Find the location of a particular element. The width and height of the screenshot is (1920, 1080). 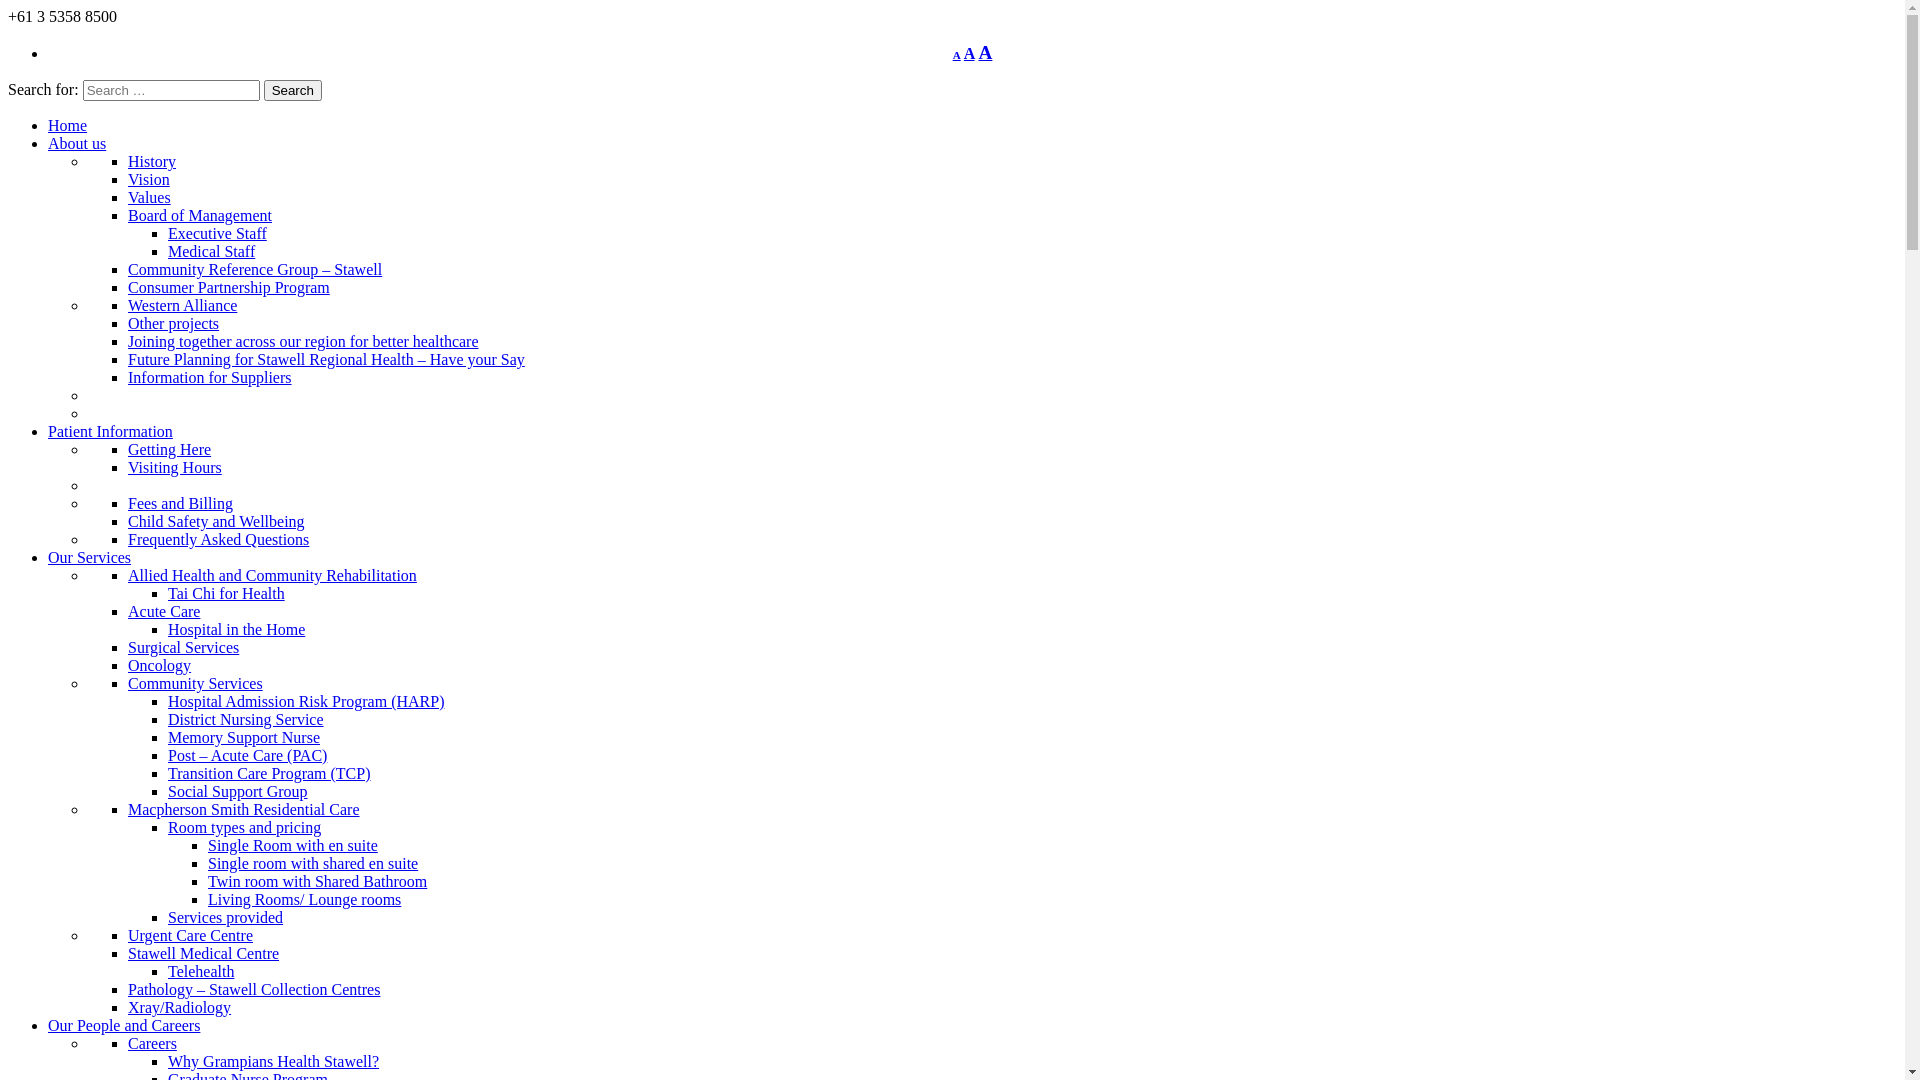

'Medical Staff' is located at coordinates (211, 250).